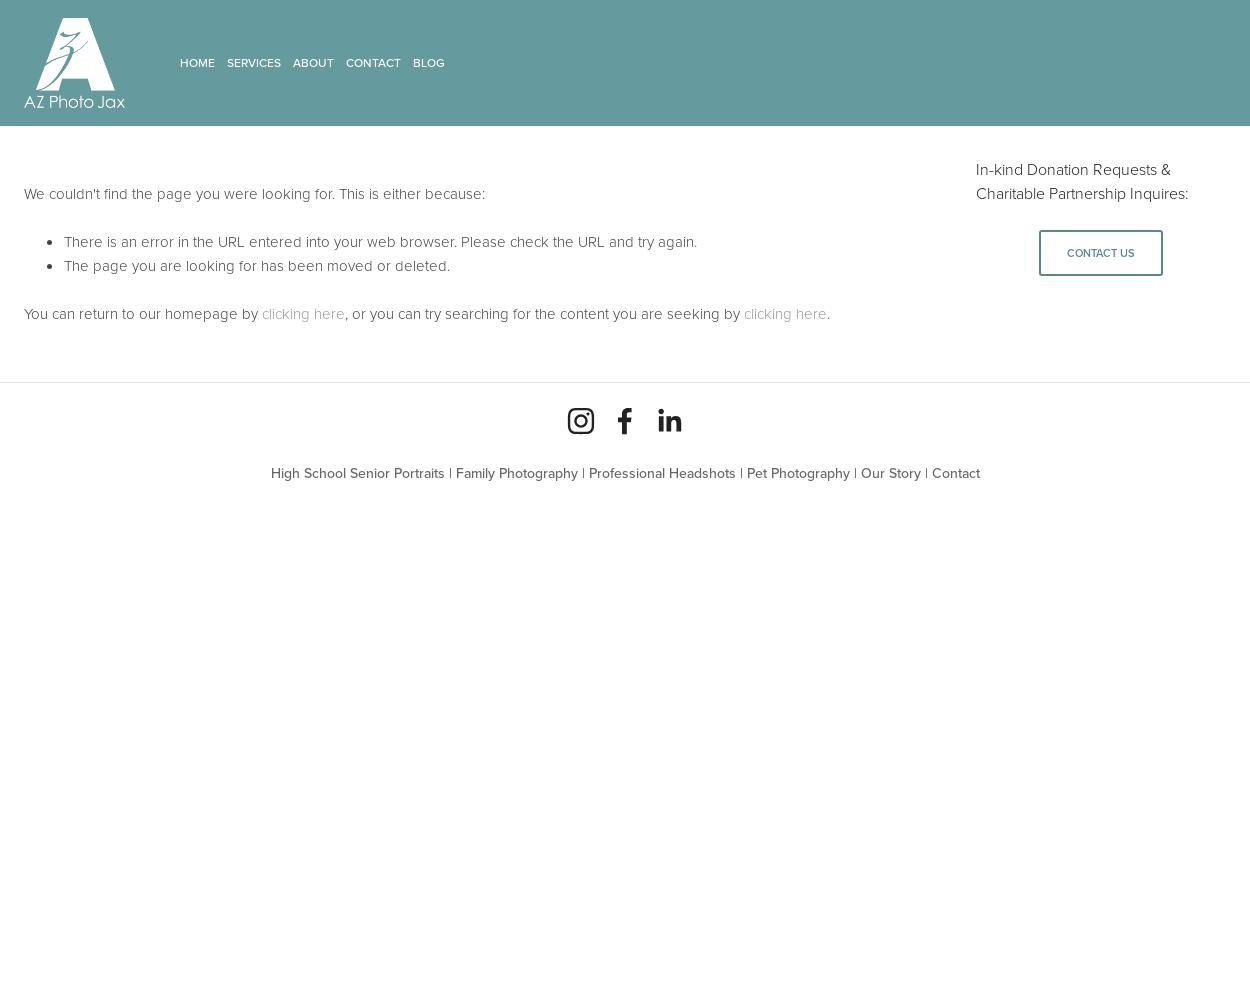 Image resolution: width=1250 pixels, height=1000 pixels. Describe the element at coordinates (890, 472) in the screenshot. I see `'Our Story'` at that location.